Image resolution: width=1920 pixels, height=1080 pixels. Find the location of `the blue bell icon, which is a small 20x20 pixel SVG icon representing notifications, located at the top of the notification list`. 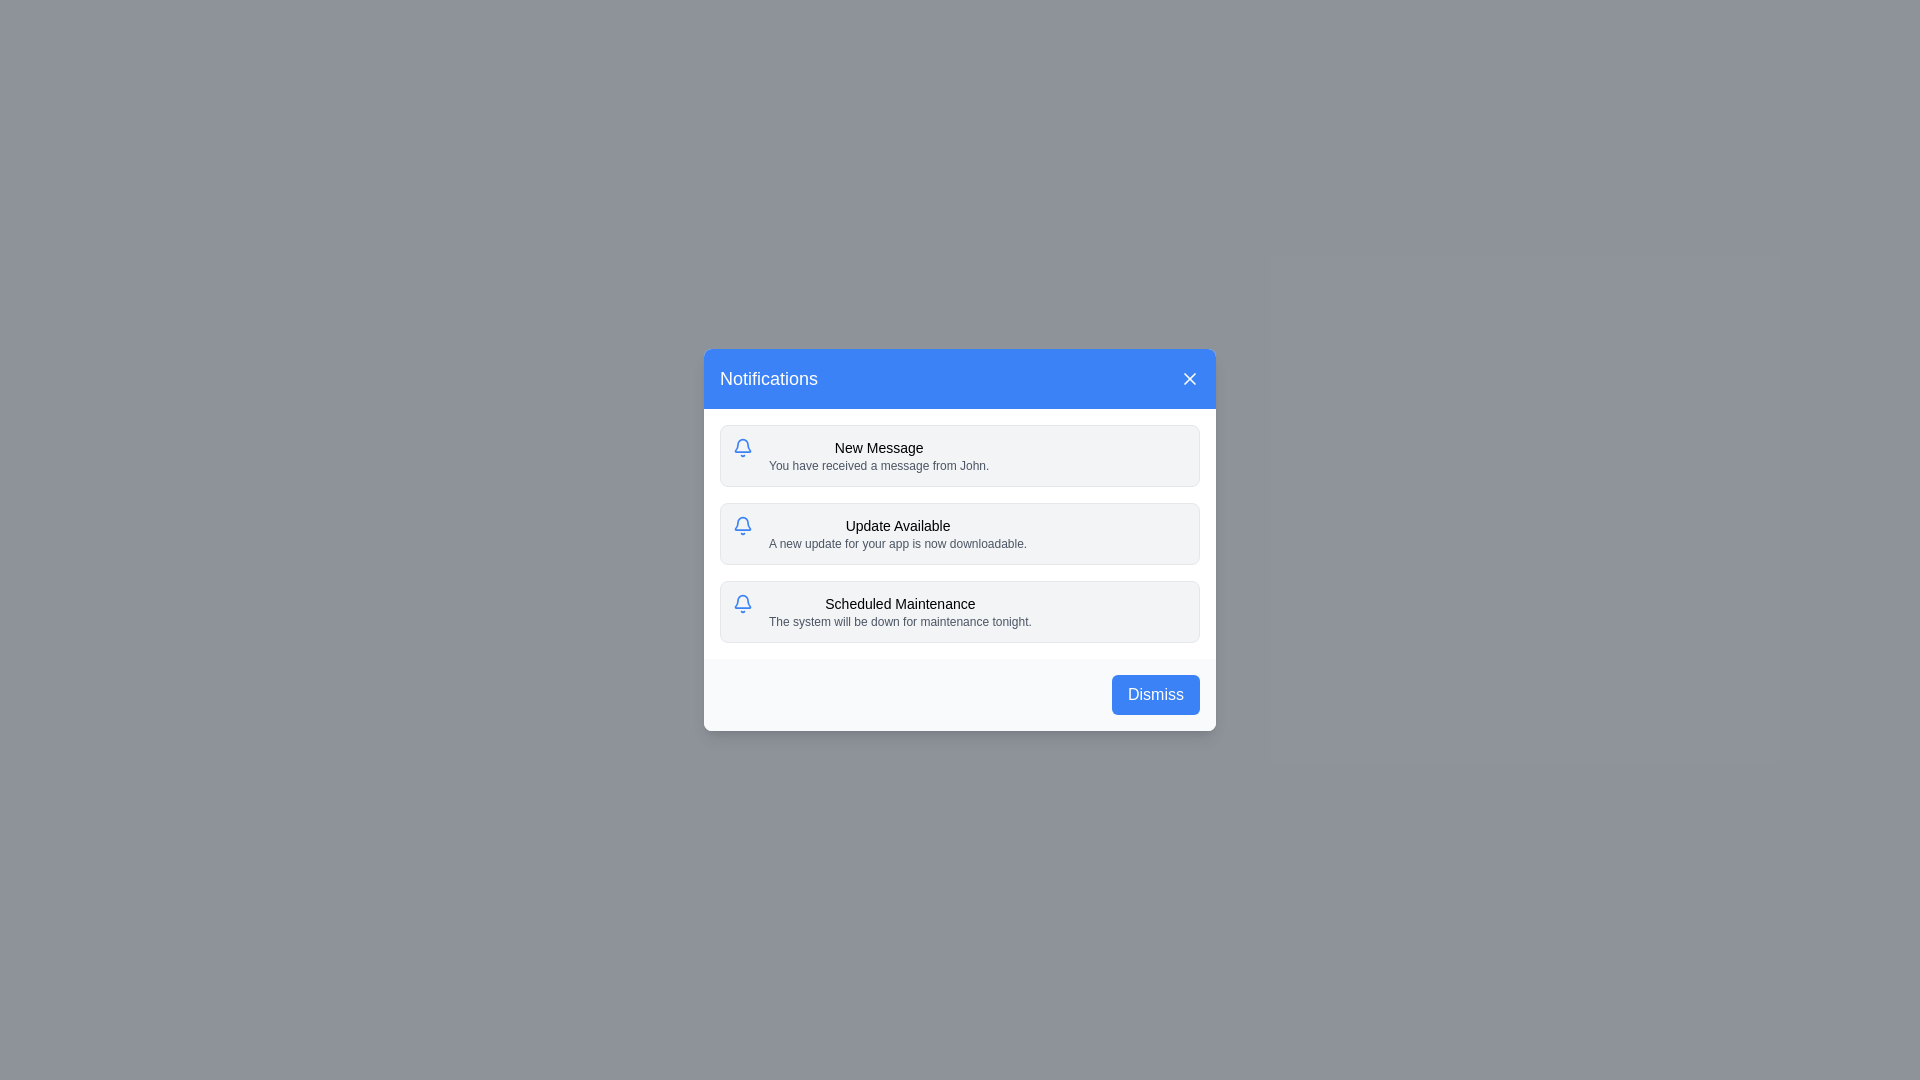

the blue bell icon, which is a small 20x20 pixel SVG icon representing notifications, located at the top of the notification list is located at coordinates (742, 446).